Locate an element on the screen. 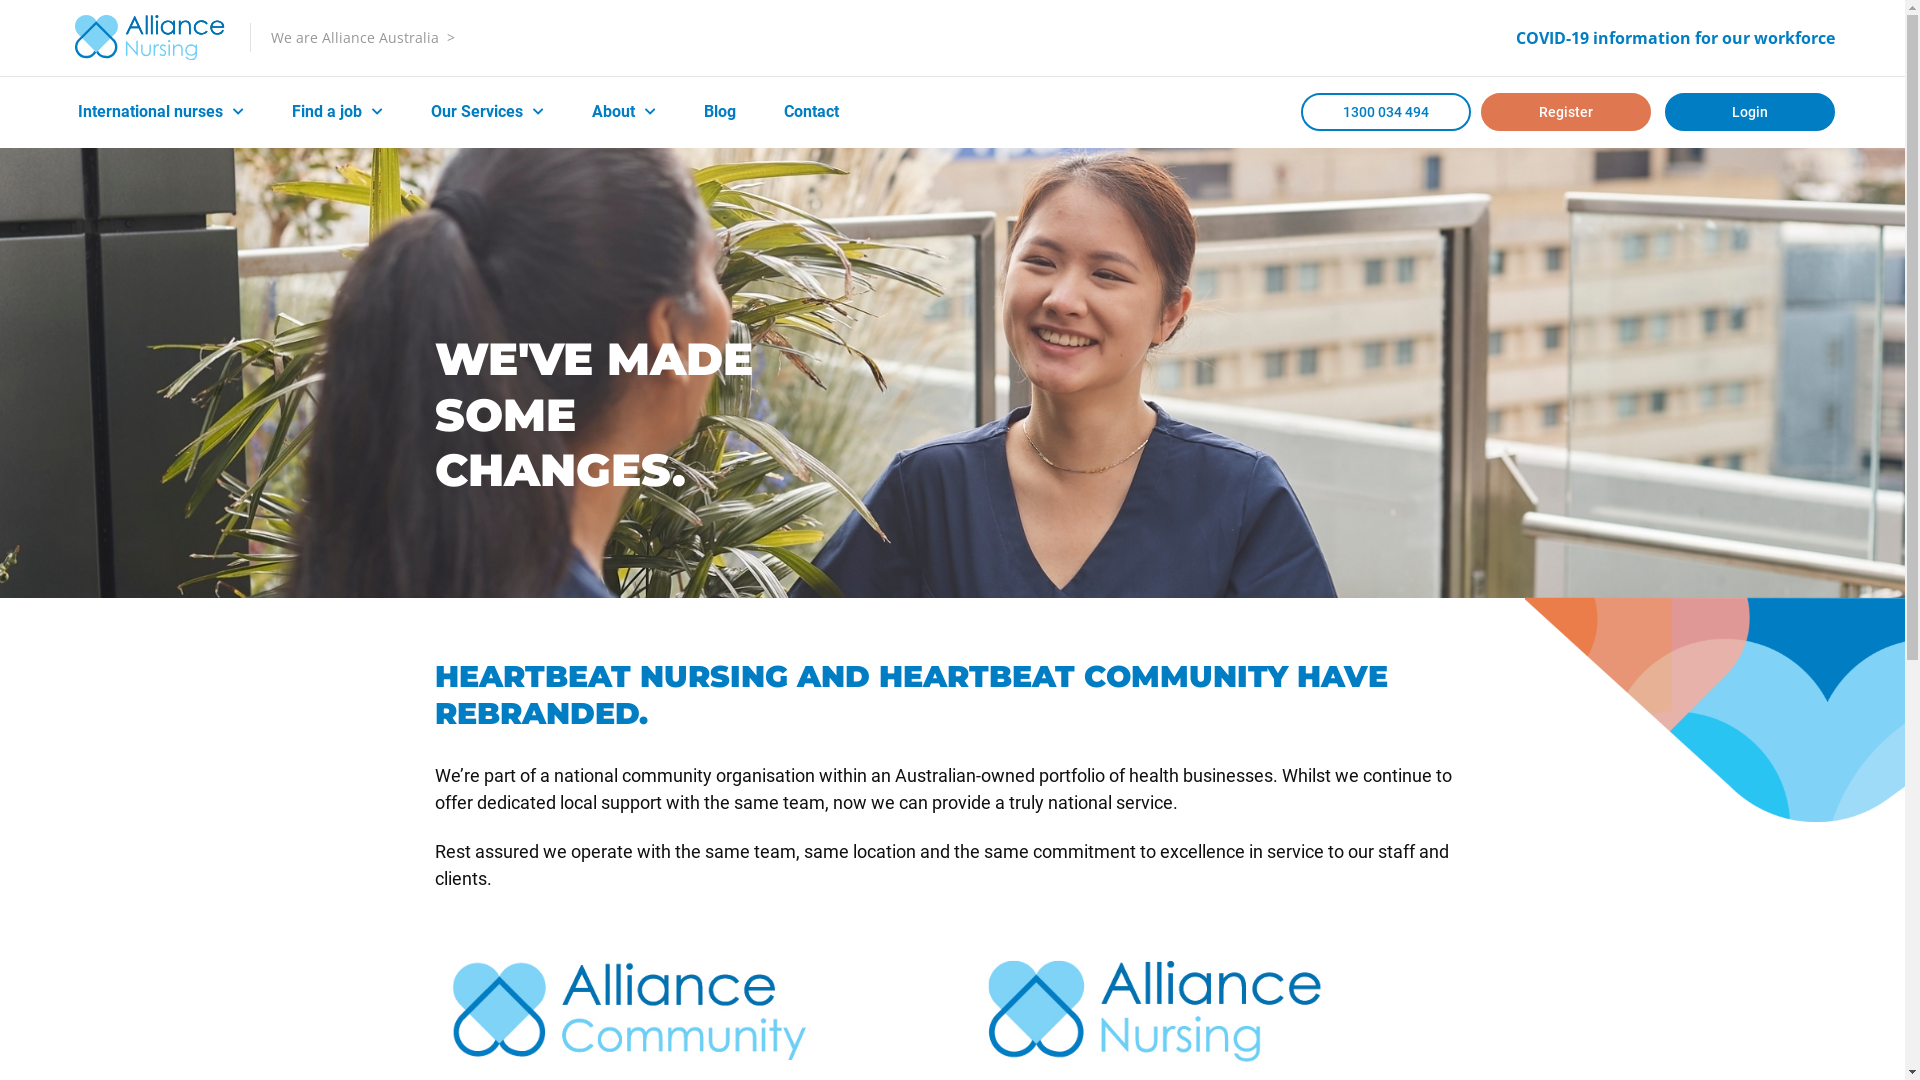 Image resolution: width=1920 pixels, height=1080 pixels. 'Login' is located at coordinates (1749, 111).